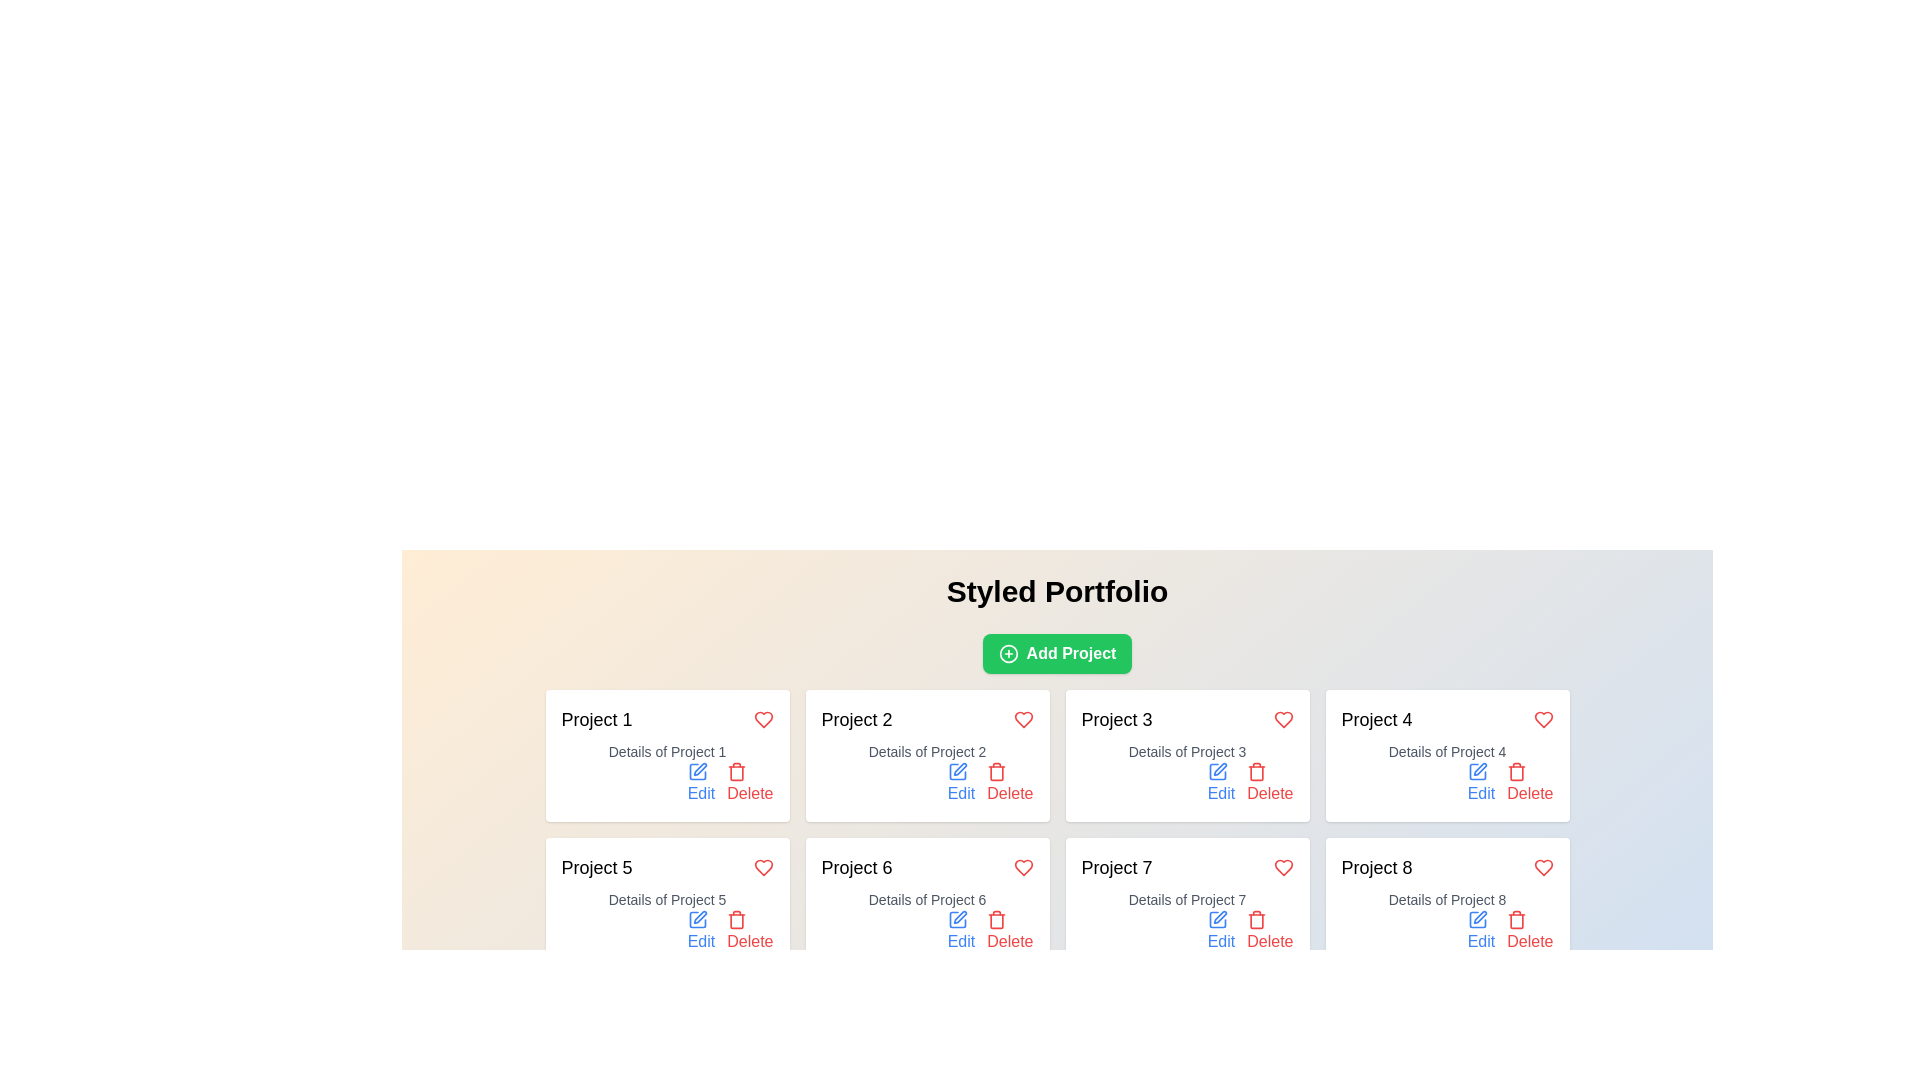 This screenshot has height=1080, width=1920. Describe the element at coordinates (1517, 921) in the screenshot. I see `the 'Delete' icon located at the bottom right corner of the card for 'Project 8'` at that location.